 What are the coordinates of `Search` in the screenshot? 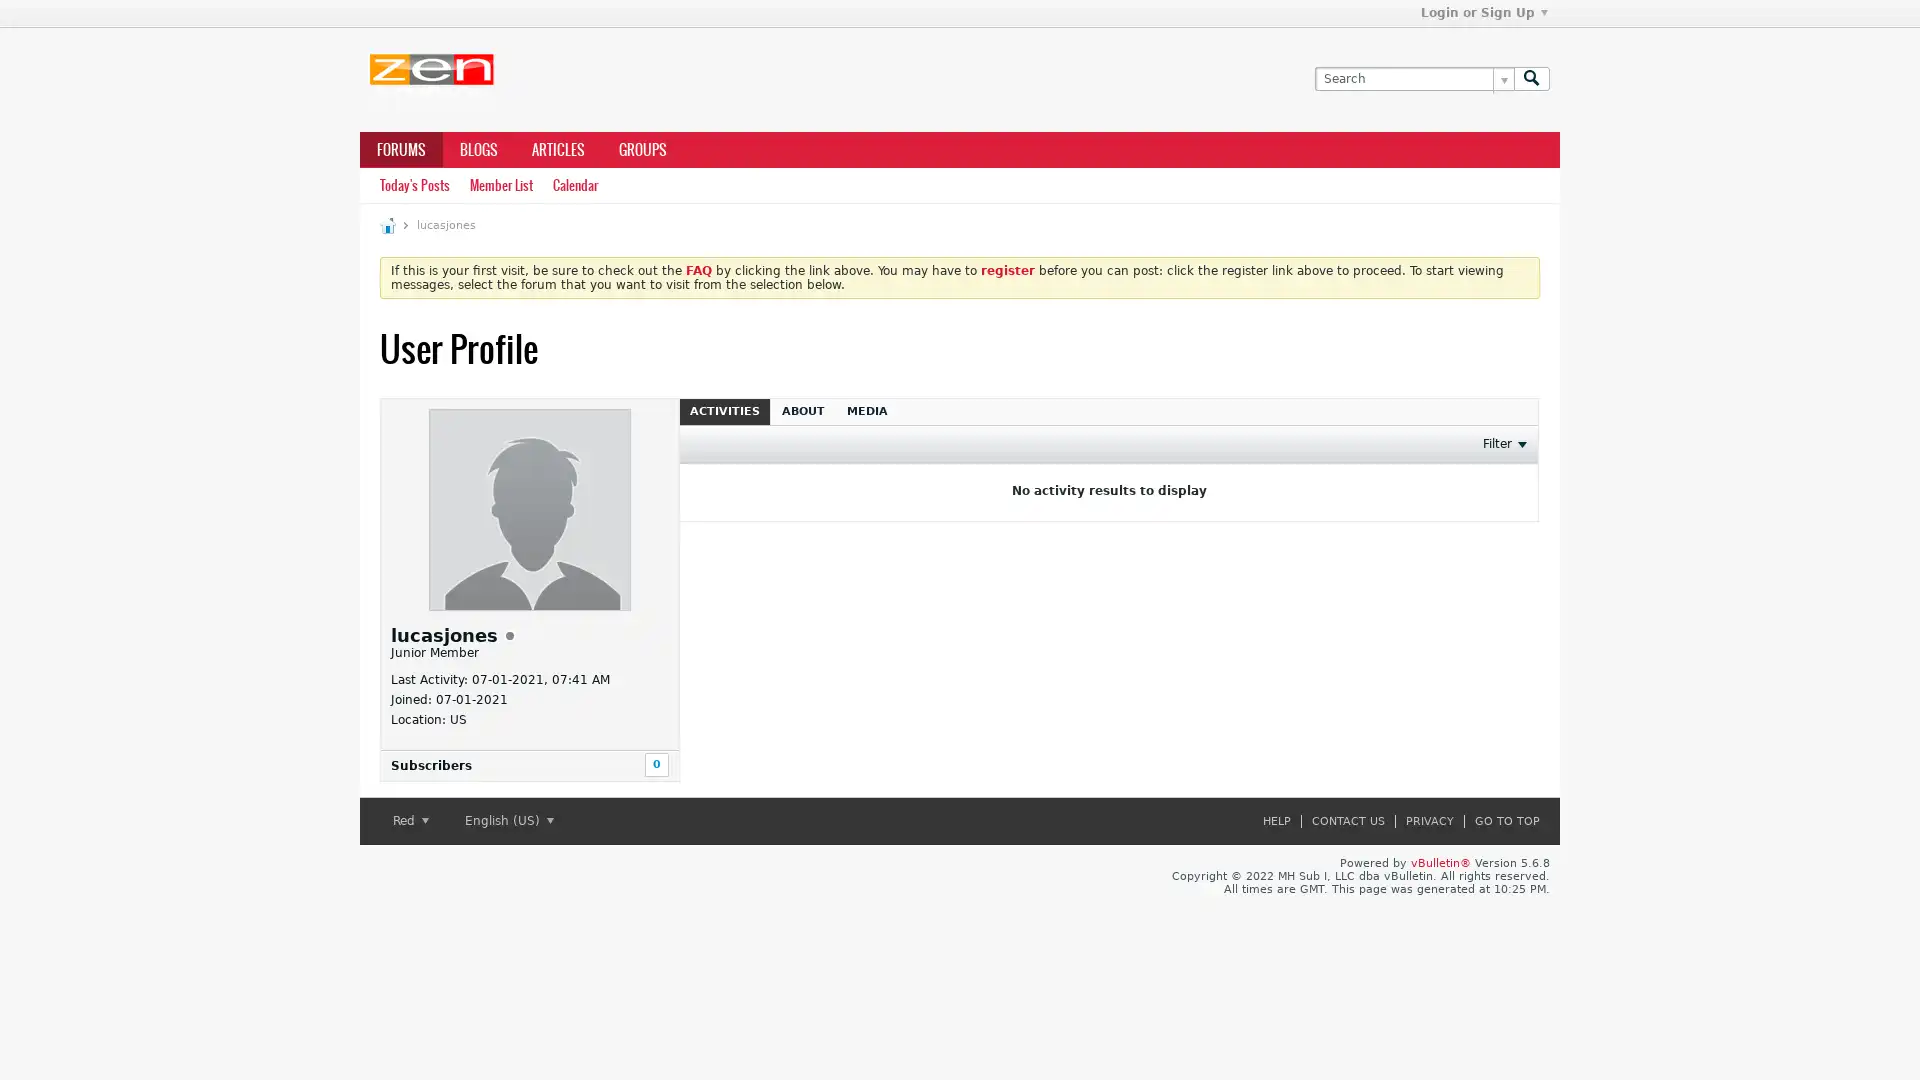 It's located at (1530, 77).